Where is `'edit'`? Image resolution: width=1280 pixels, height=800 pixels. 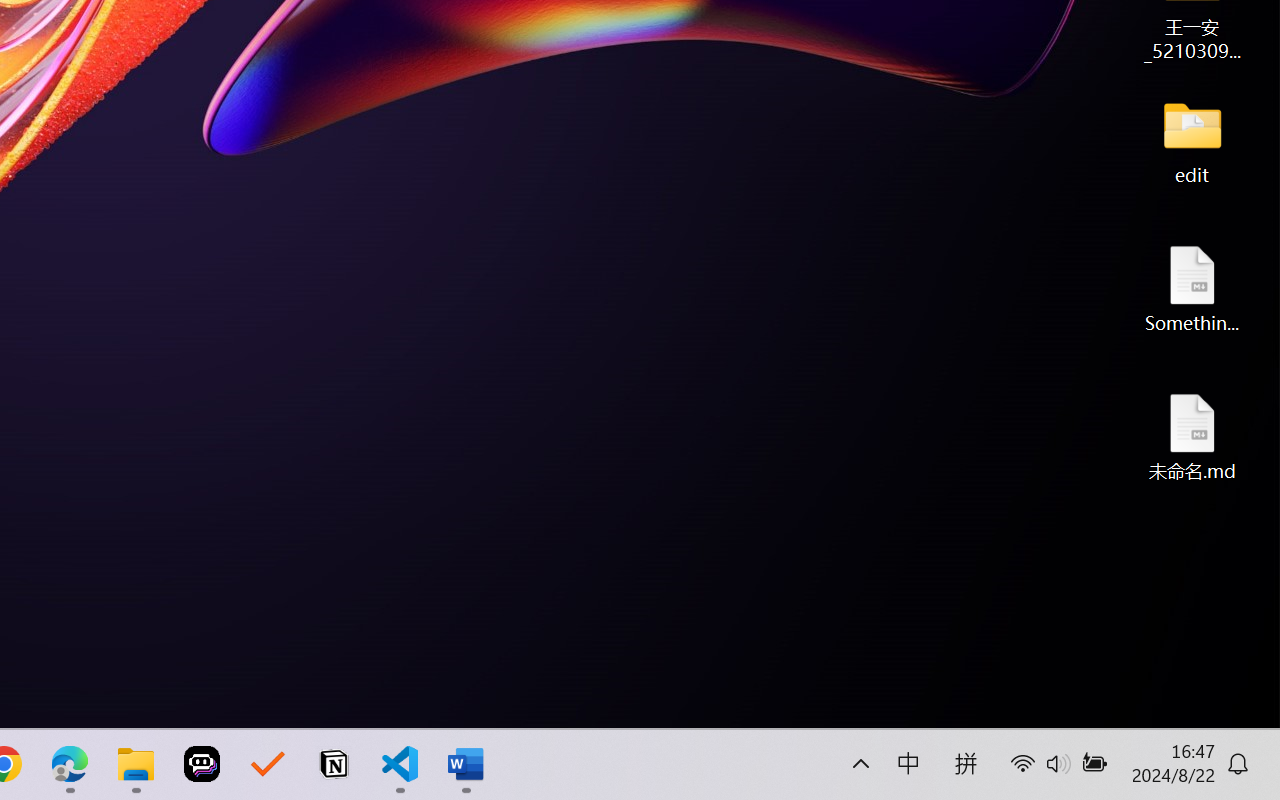 'edit' is located at coordinates (1192, 140).